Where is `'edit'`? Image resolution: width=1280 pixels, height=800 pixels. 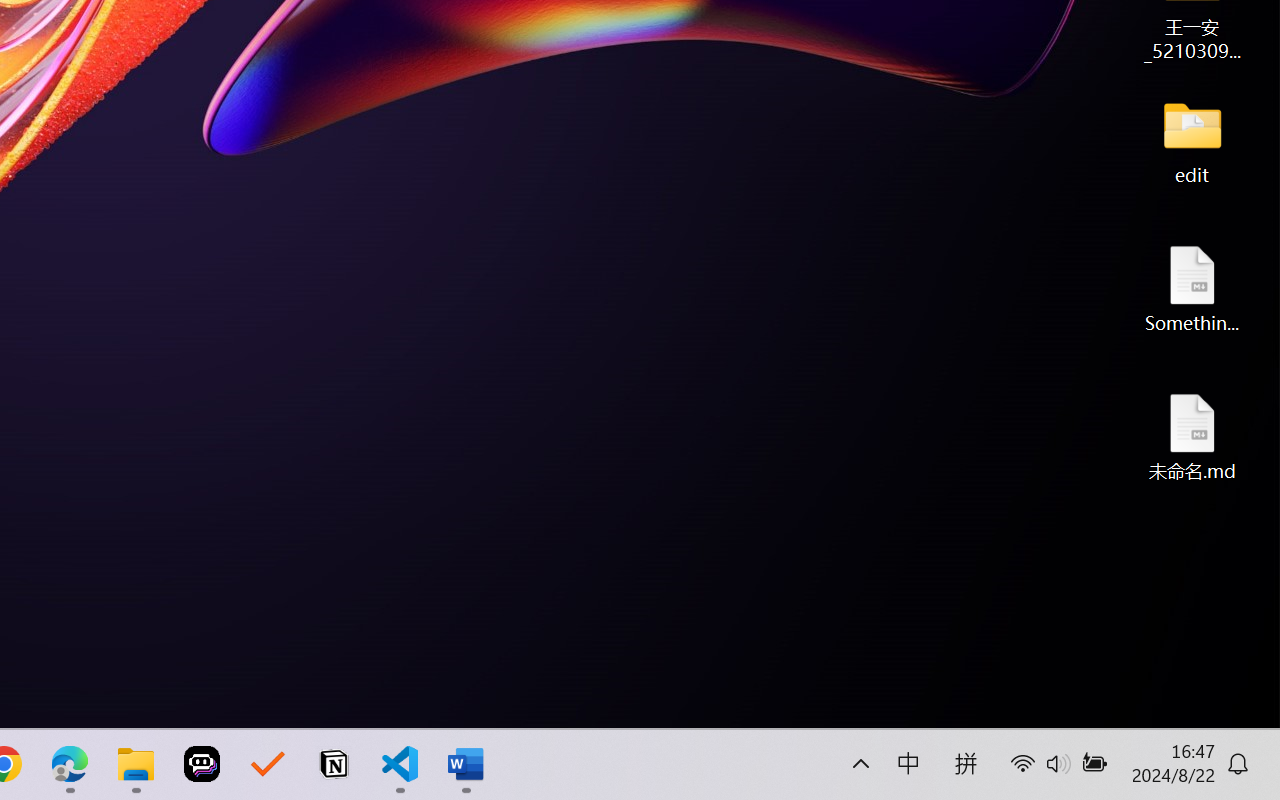 'edit' is located at coordinates (1192, 140).